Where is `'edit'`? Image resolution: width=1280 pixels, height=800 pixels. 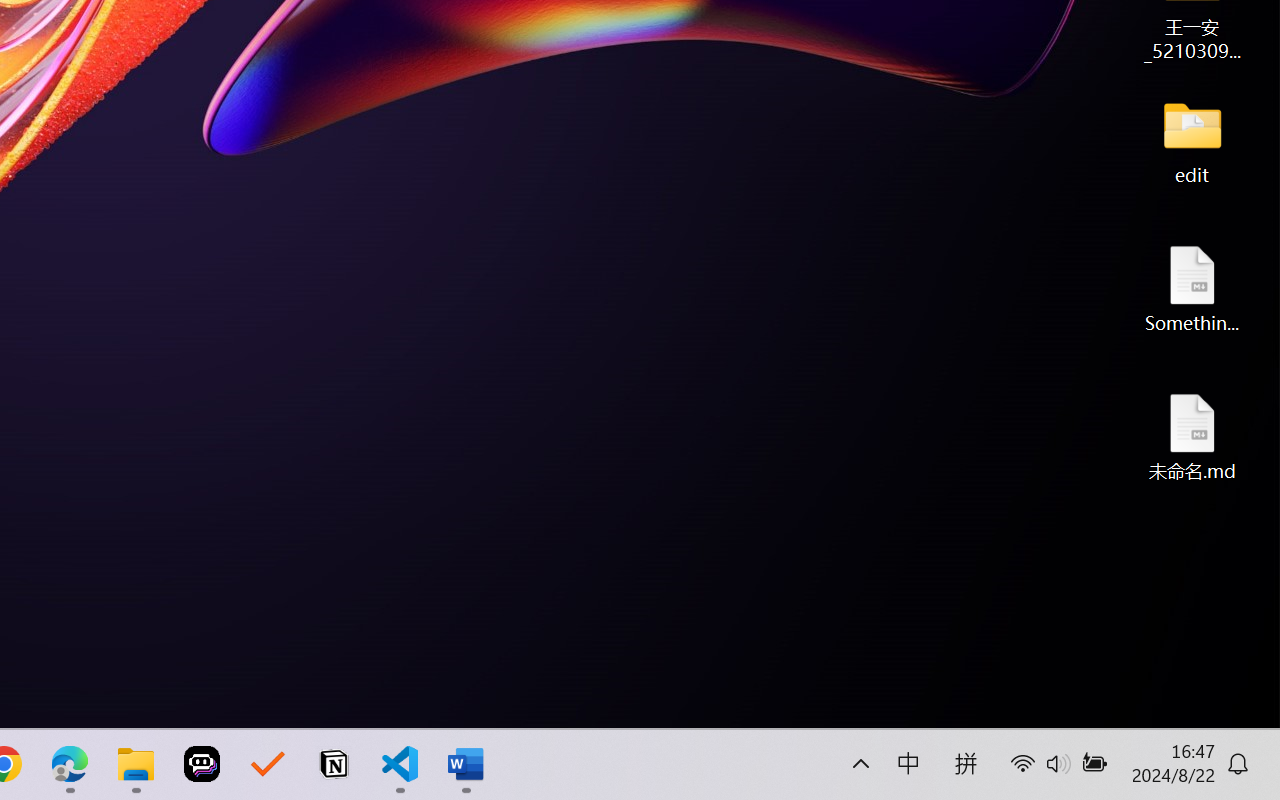 'edit' is located at coordinates (1192, 140).